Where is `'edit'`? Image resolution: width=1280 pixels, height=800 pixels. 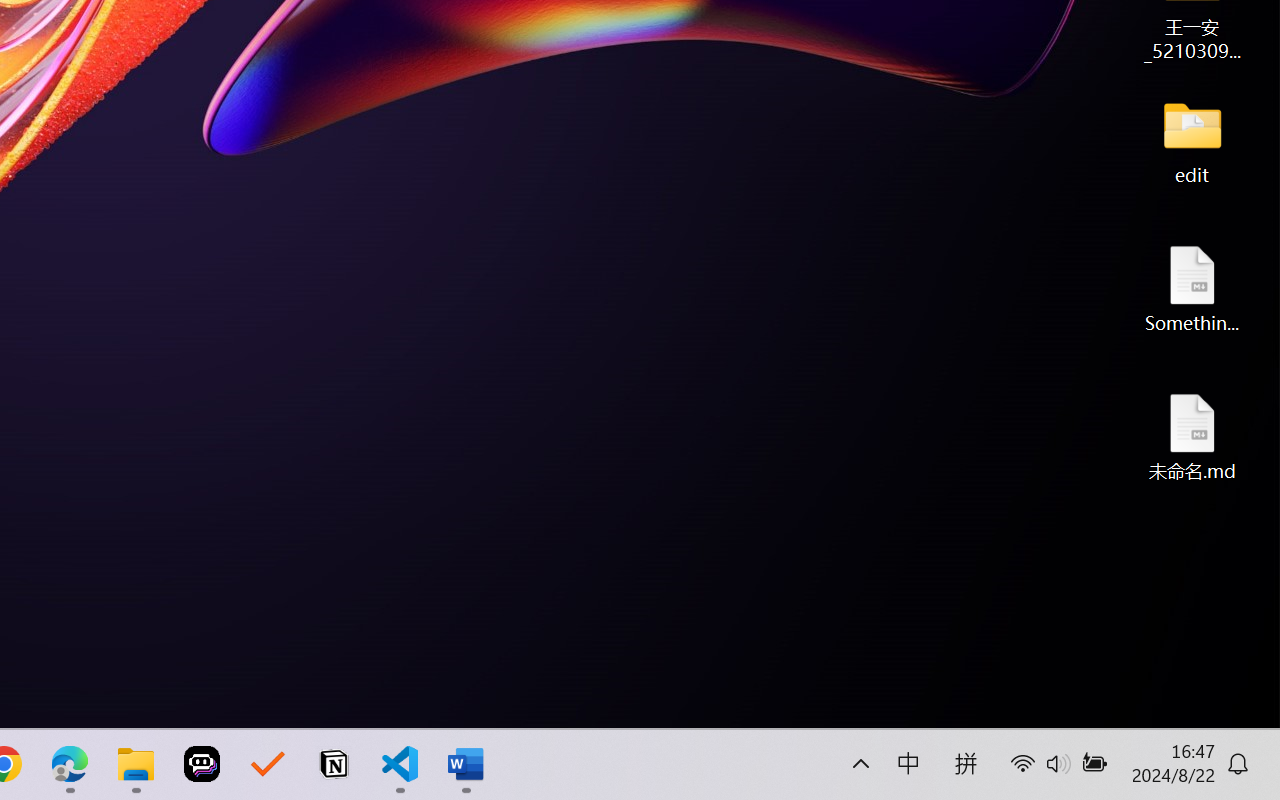 'edit' is located at coordinates (1192, 140).